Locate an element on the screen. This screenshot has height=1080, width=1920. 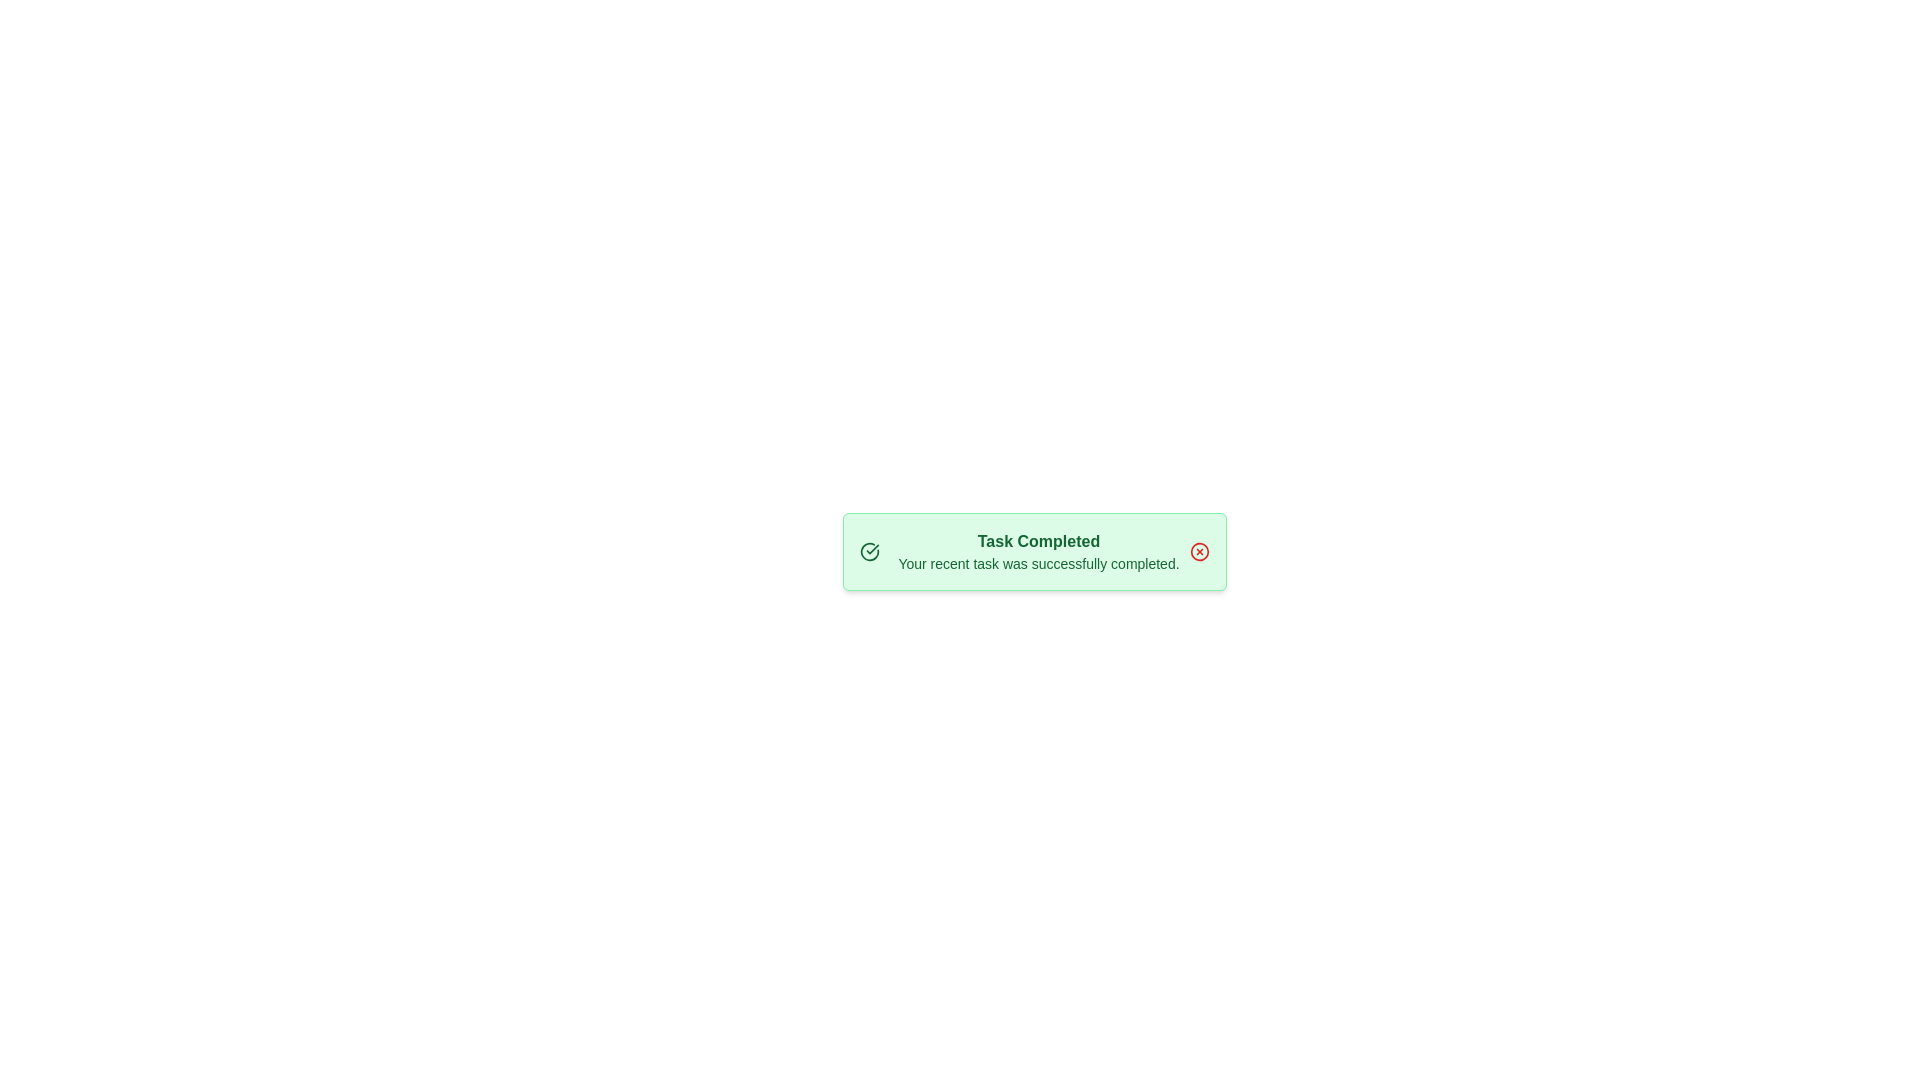
close button to dismiss the notification is located at coordinates (1200, 551).